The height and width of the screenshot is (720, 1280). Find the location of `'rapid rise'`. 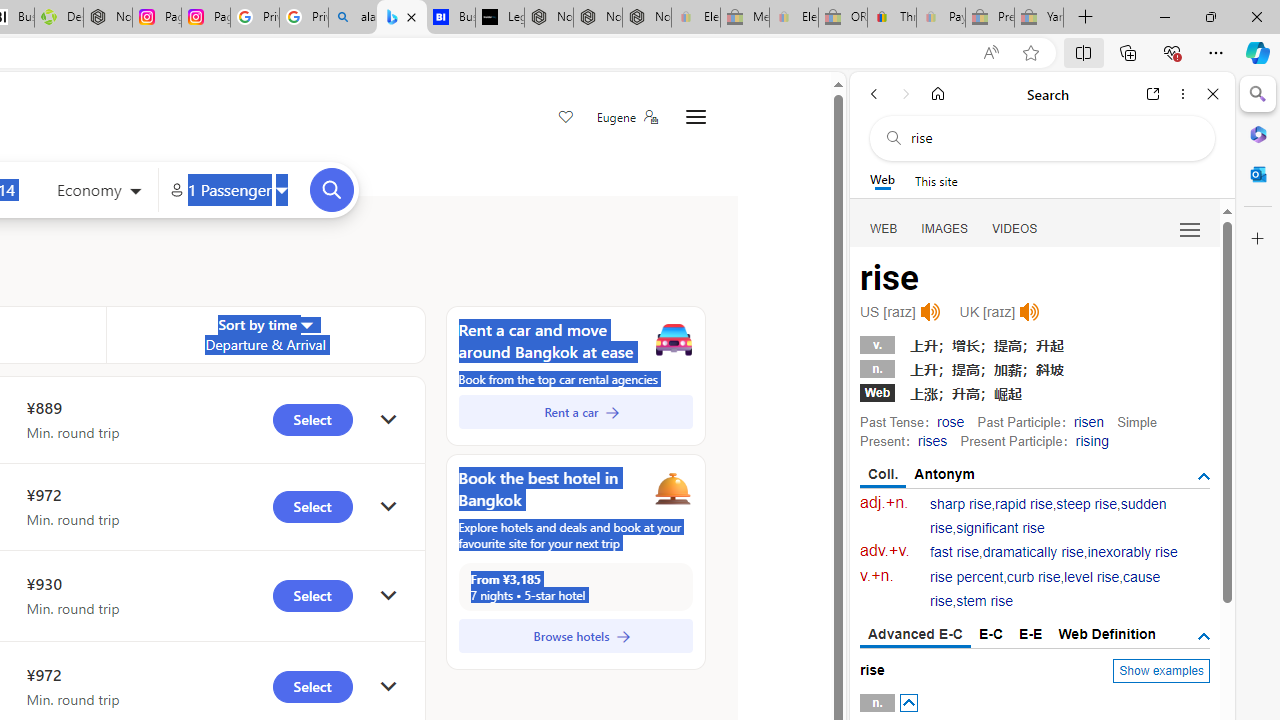

'rapid rise' is located at coordinates (1024, 503).